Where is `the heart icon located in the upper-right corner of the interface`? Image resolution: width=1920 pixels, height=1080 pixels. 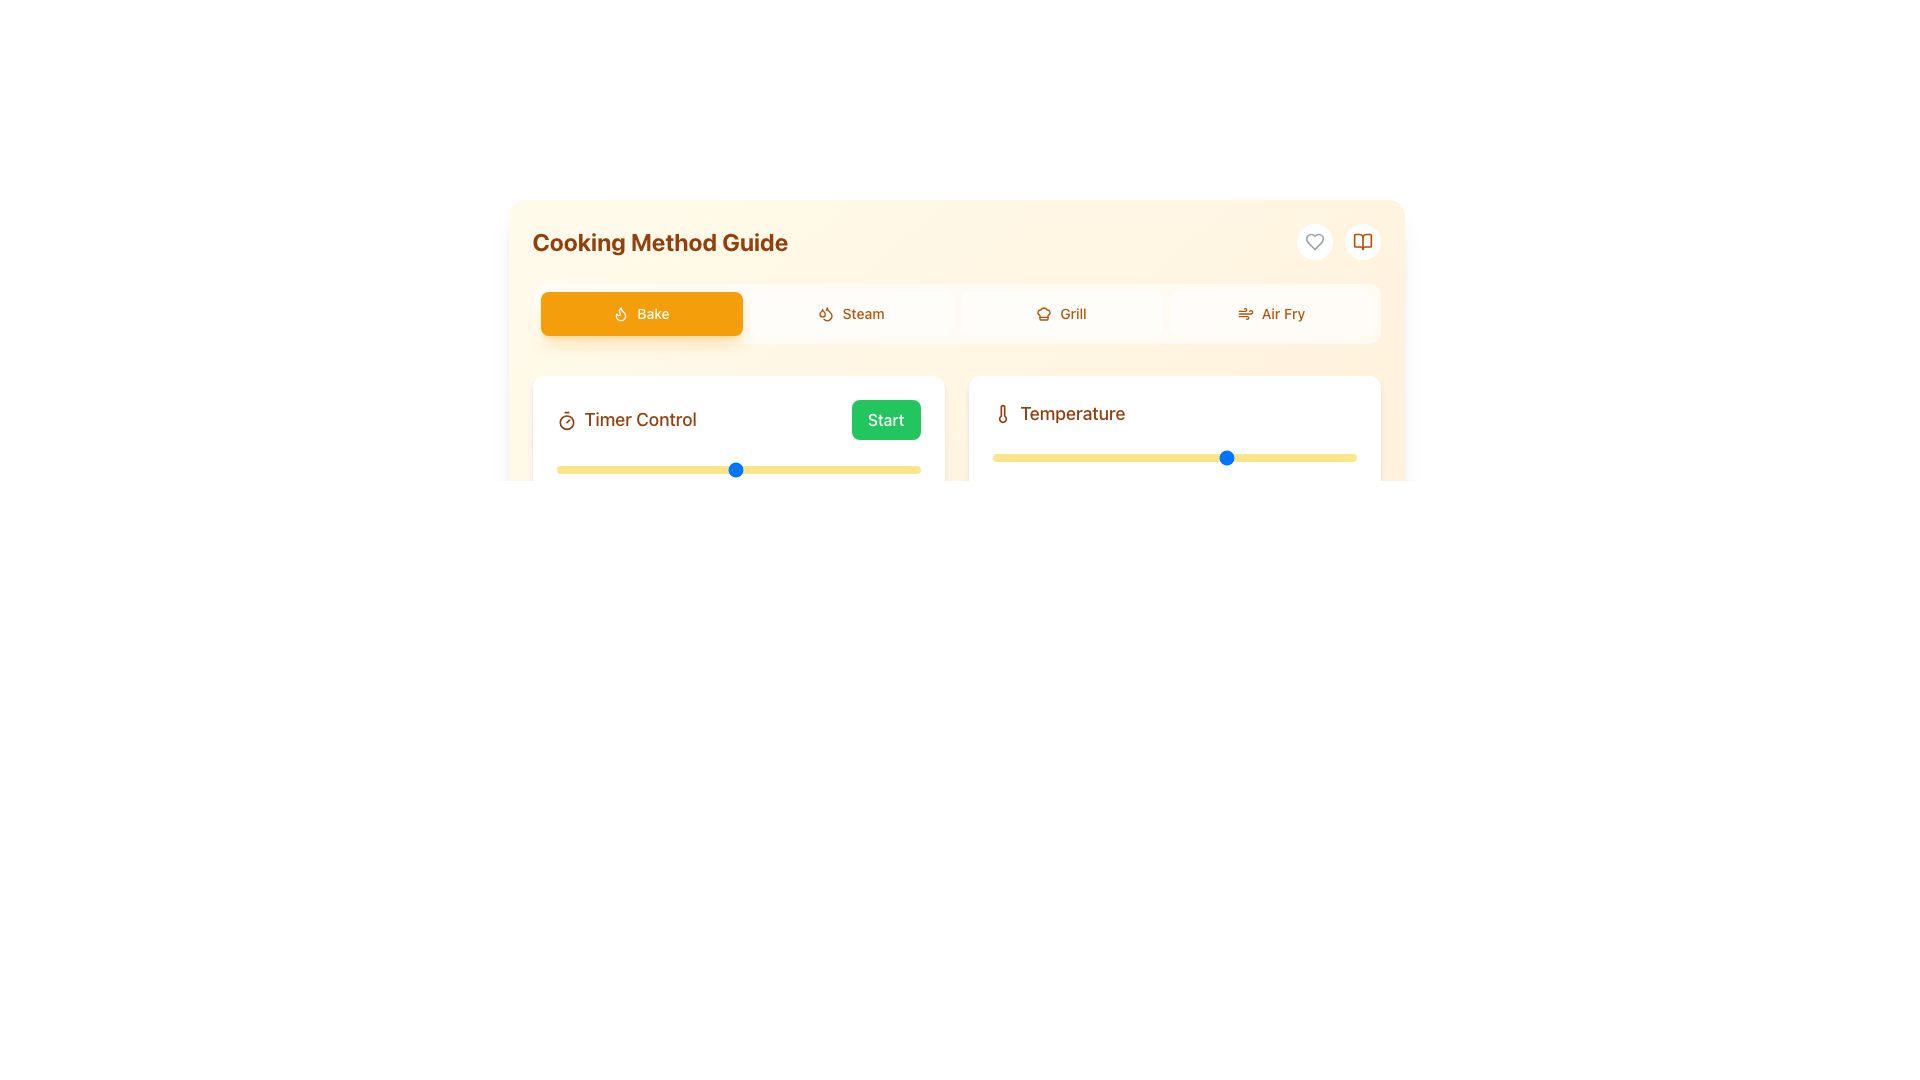
the heart icon located in the upper-right corner of the interface is located at coordinates (1314, 241).